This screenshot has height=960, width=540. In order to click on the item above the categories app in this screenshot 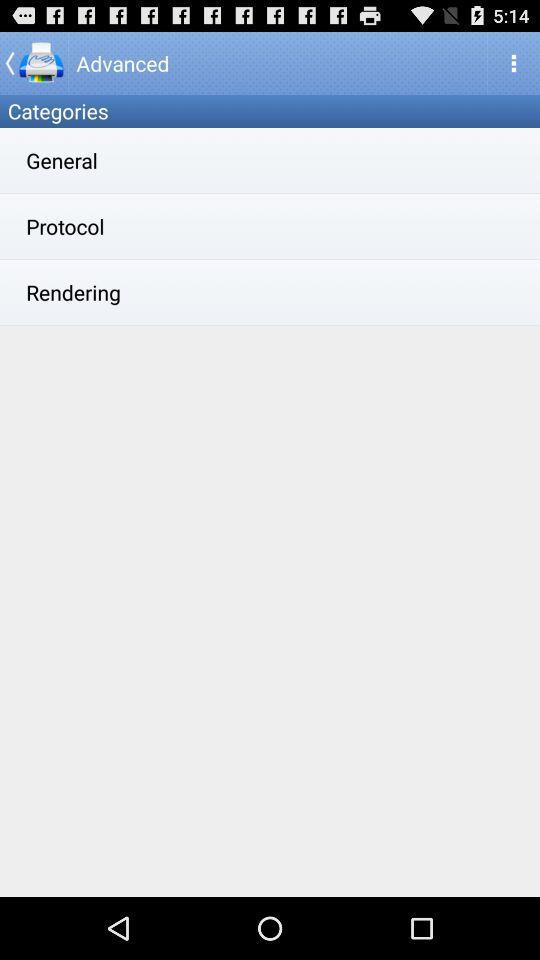, I will do `click(33, 62)`.